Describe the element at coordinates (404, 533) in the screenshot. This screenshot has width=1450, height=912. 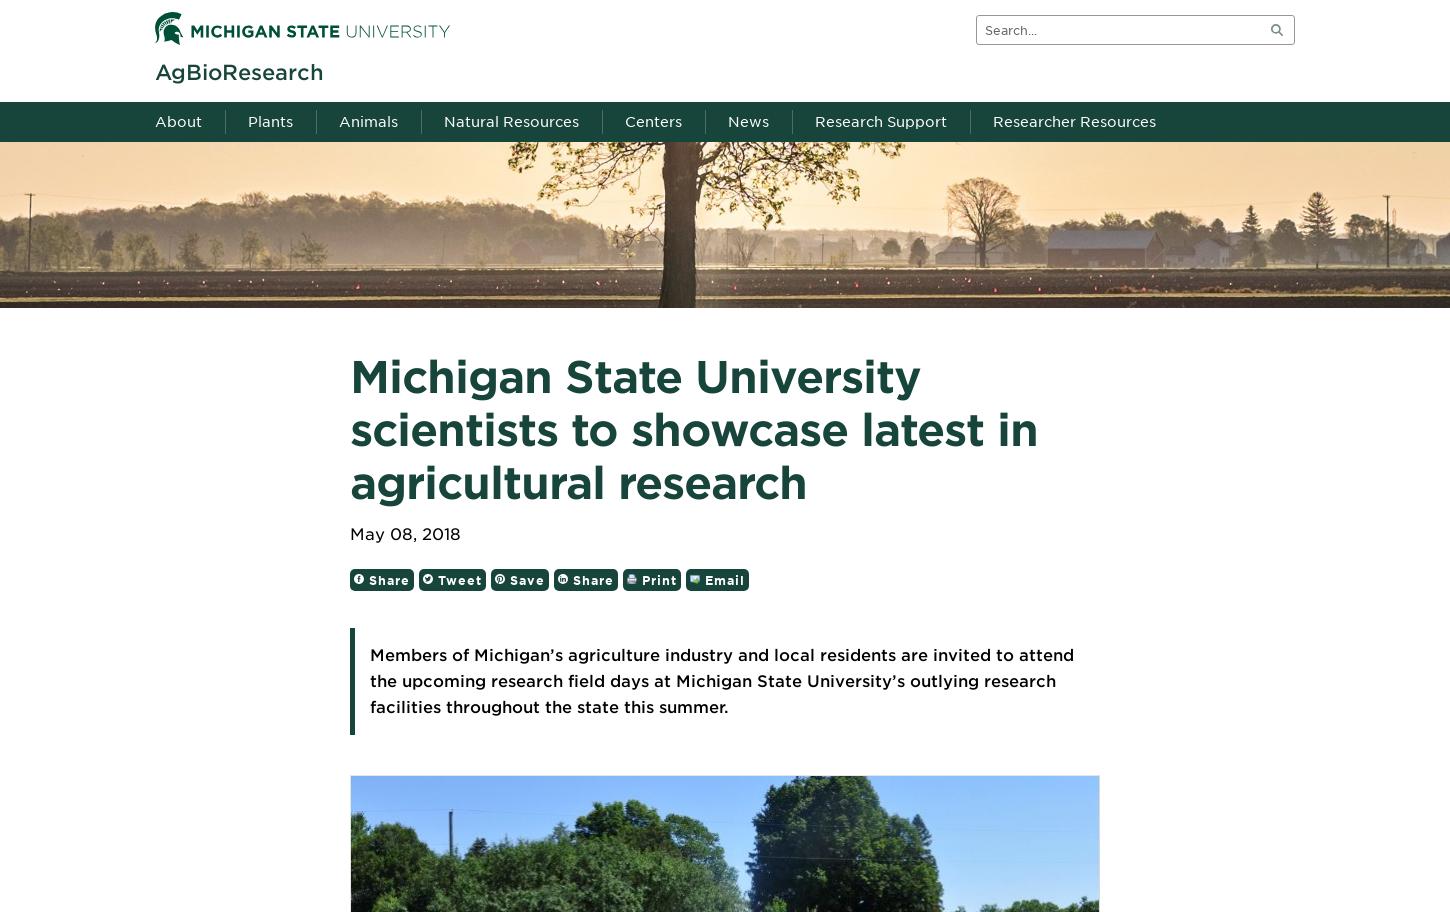
I see `'May 08, 2018'` at that location.